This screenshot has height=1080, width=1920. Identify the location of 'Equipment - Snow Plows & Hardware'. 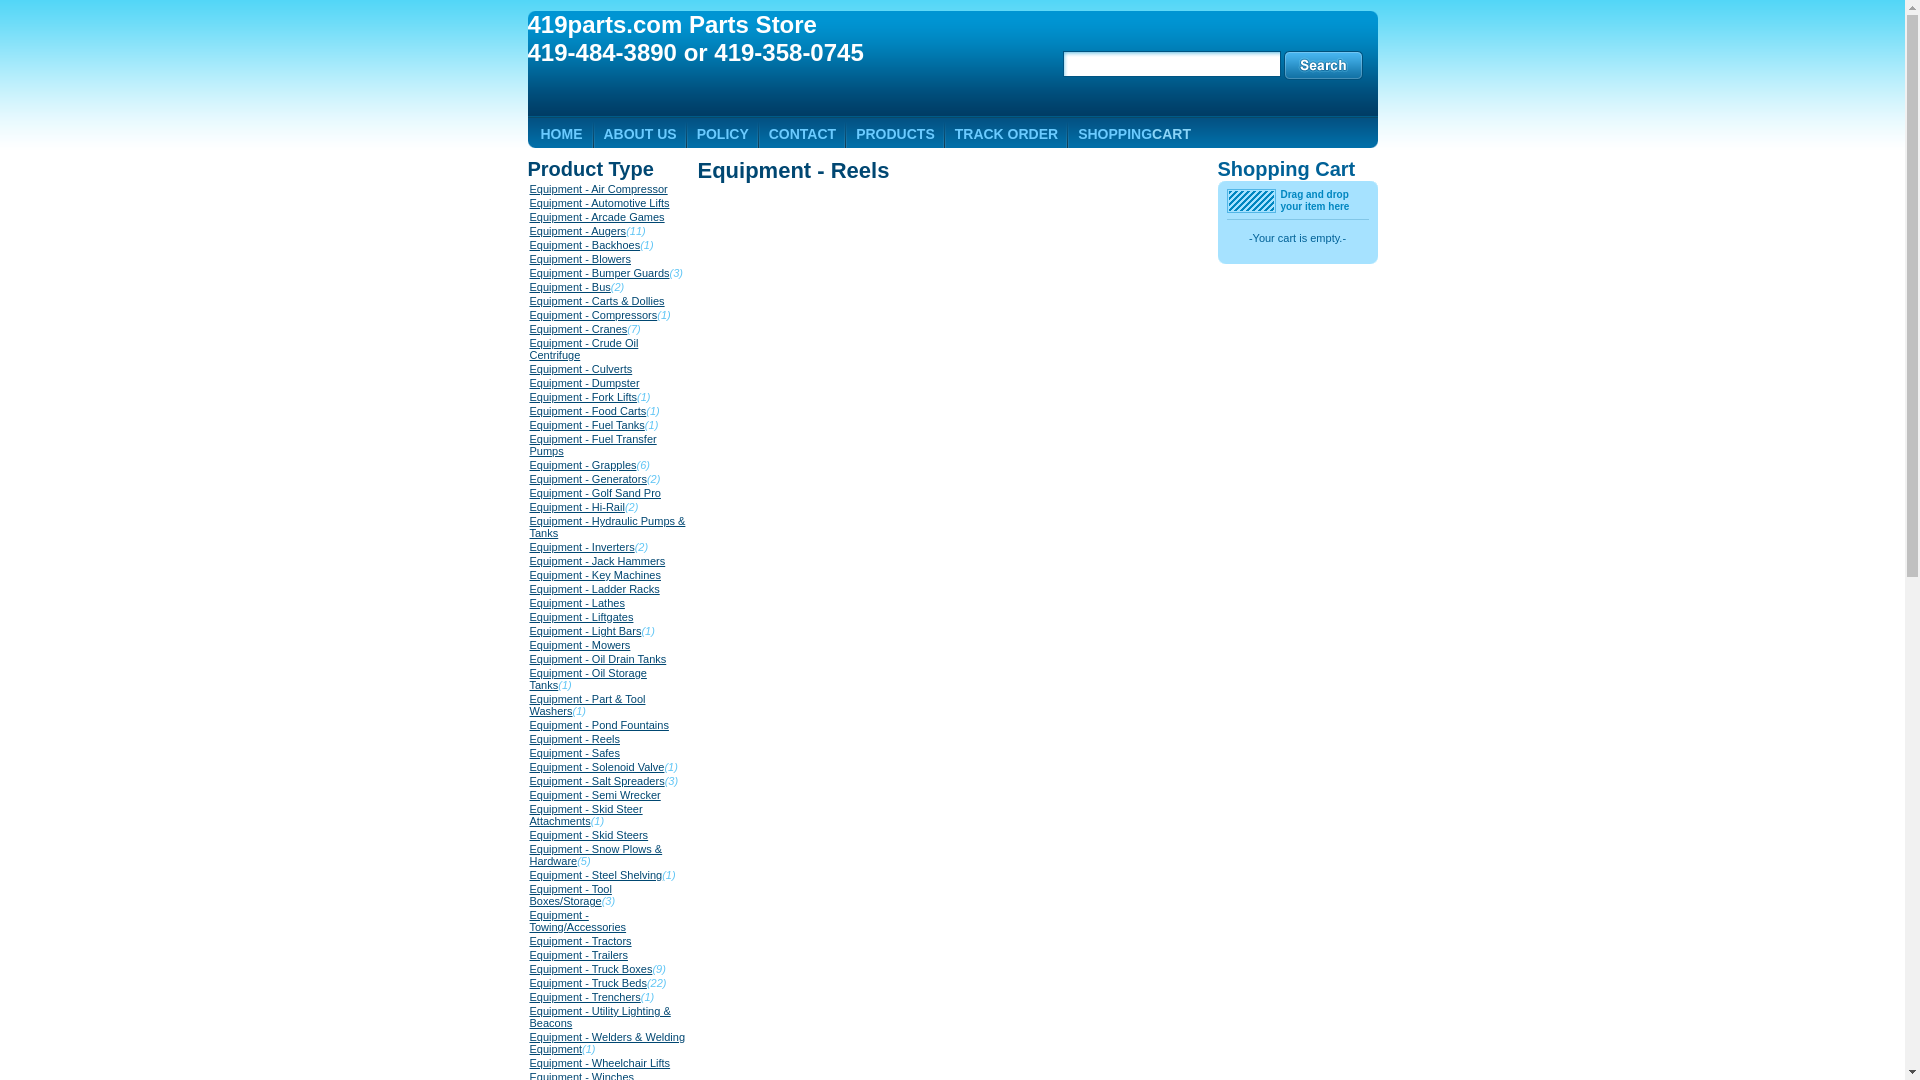
(595, 855).